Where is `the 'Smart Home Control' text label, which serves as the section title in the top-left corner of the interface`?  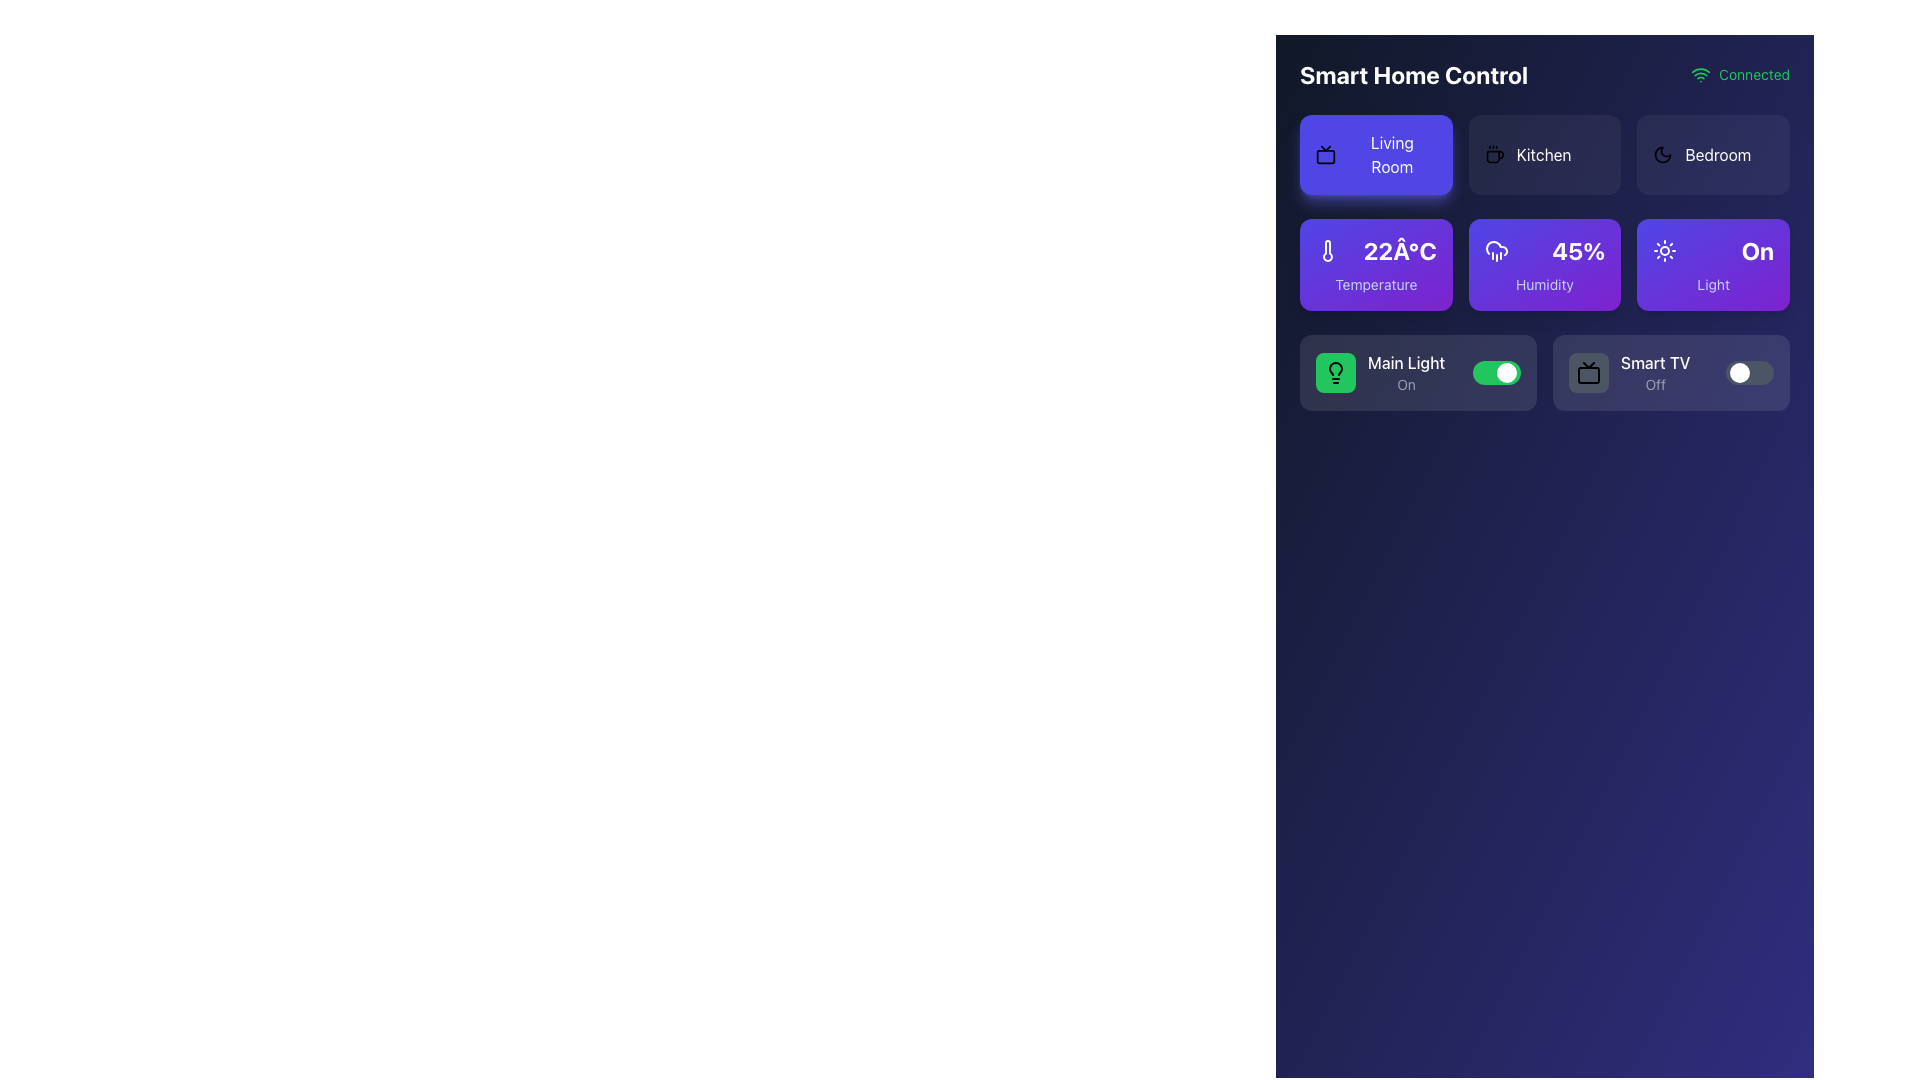
the 'Smart Home Control' text label, which serves as the section title in the top-left corner of the interface is located at coordinates (1413, 73).